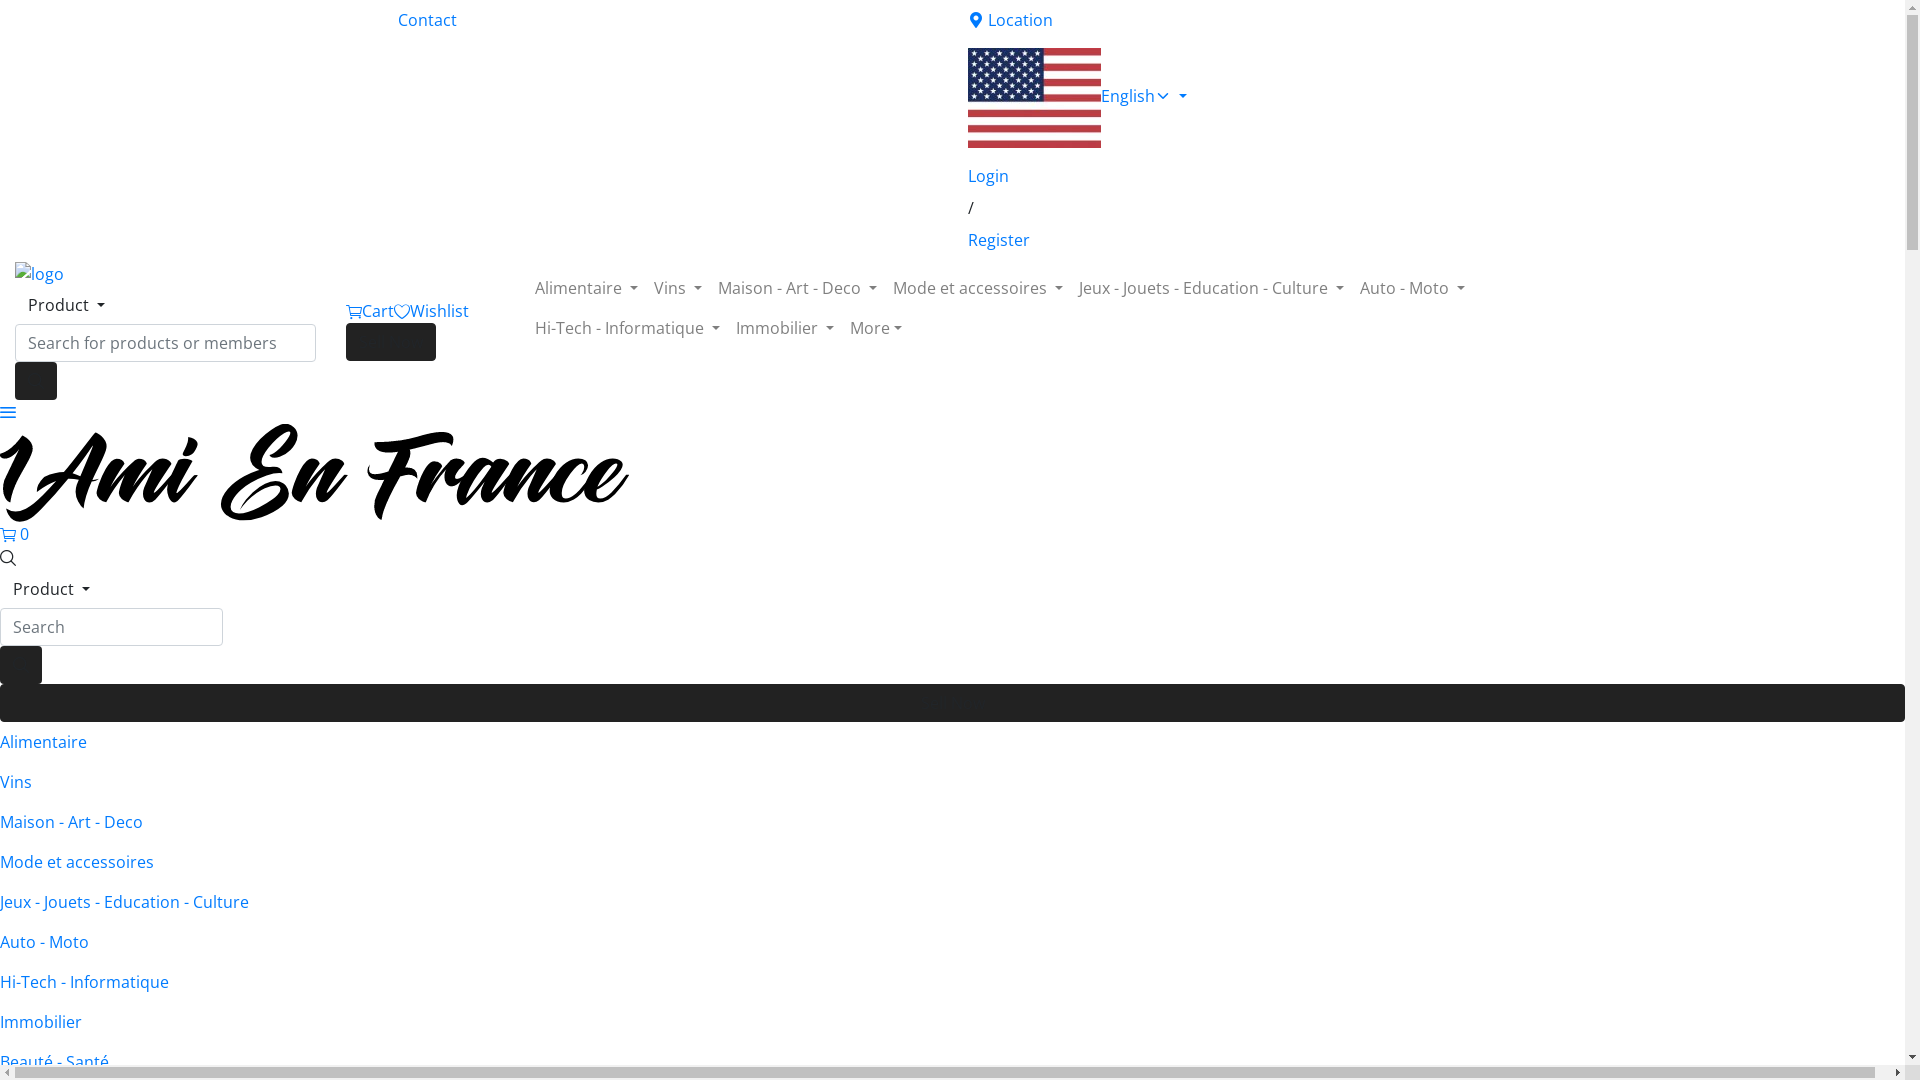 The width and height of the screenshot is (1920, 1080). What do you see at coordinates (796, 288) in the screenshot?
I see `'Maison - Art - Deco'` at bounding box center [796, 288].